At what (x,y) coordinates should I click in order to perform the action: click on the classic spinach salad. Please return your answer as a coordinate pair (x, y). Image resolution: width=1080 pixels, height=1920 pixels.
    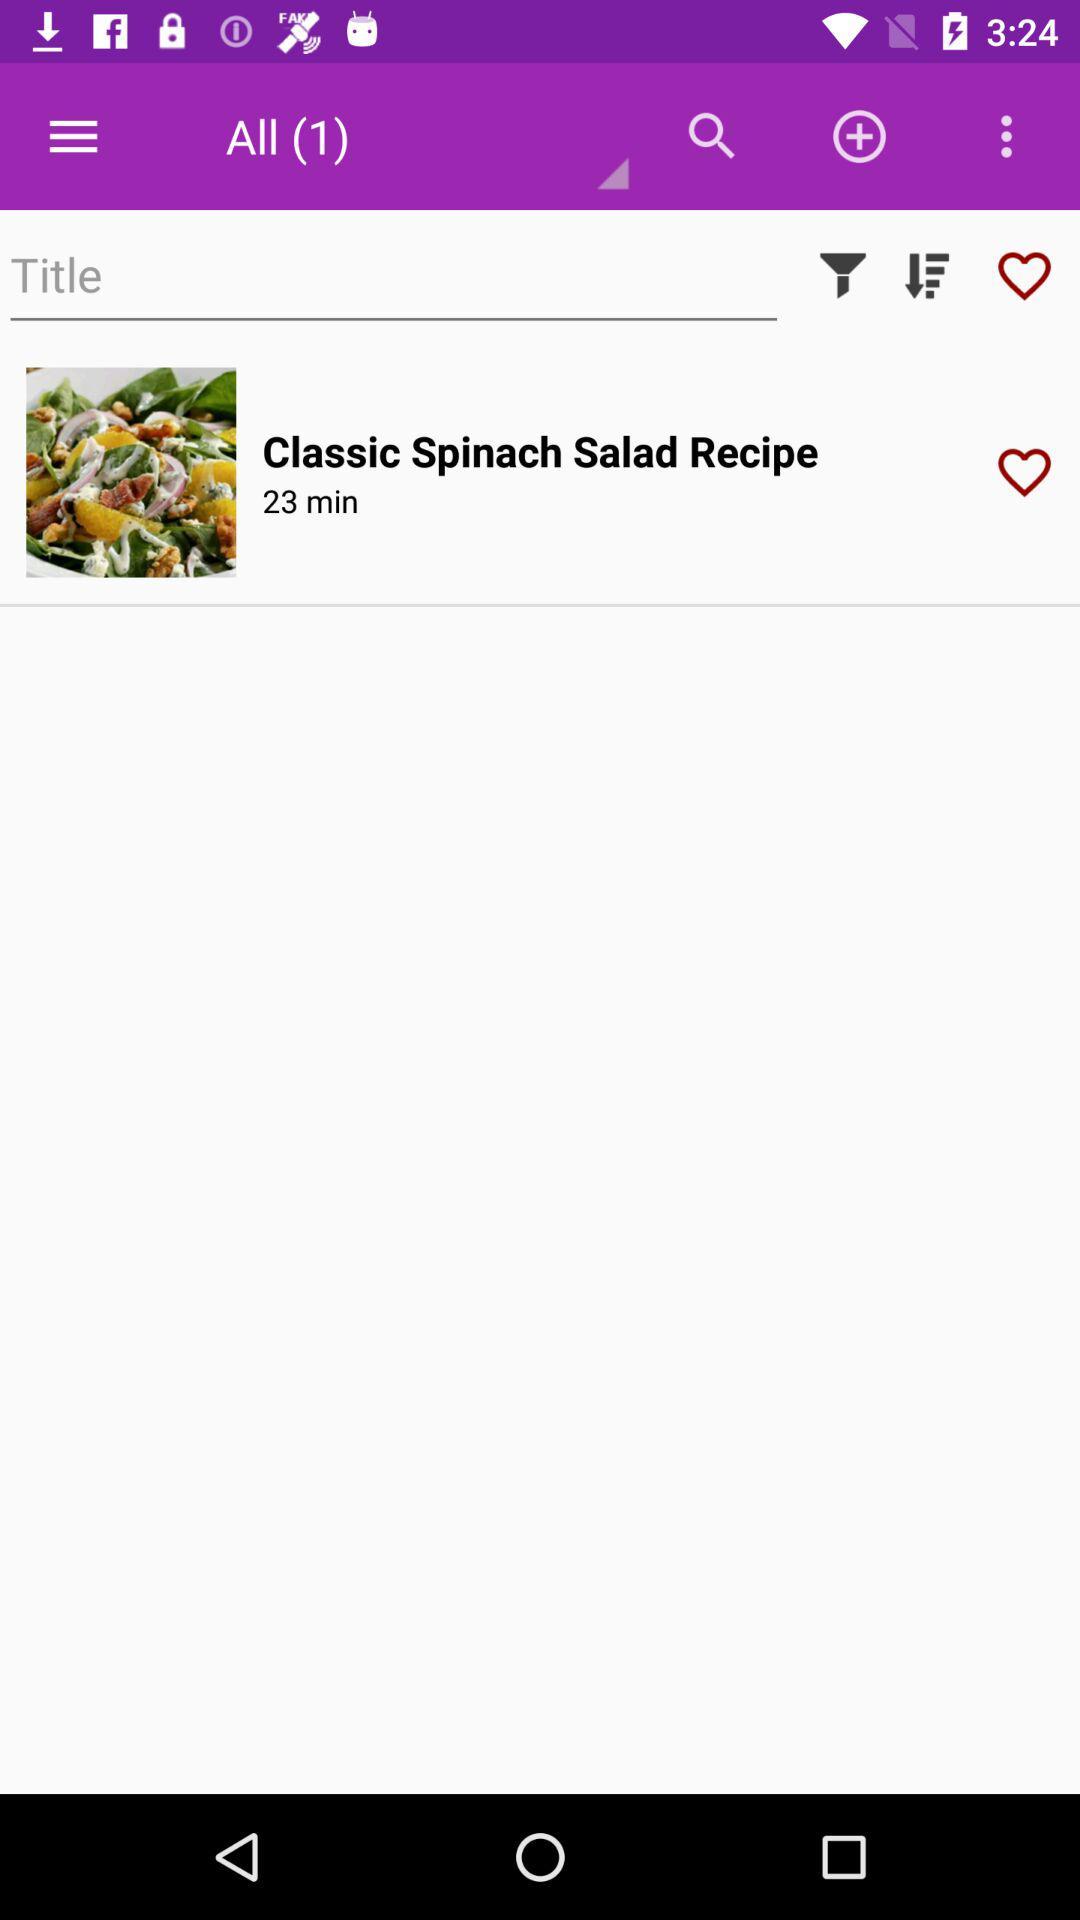
    Looking at the image, I should click on (540, 449).